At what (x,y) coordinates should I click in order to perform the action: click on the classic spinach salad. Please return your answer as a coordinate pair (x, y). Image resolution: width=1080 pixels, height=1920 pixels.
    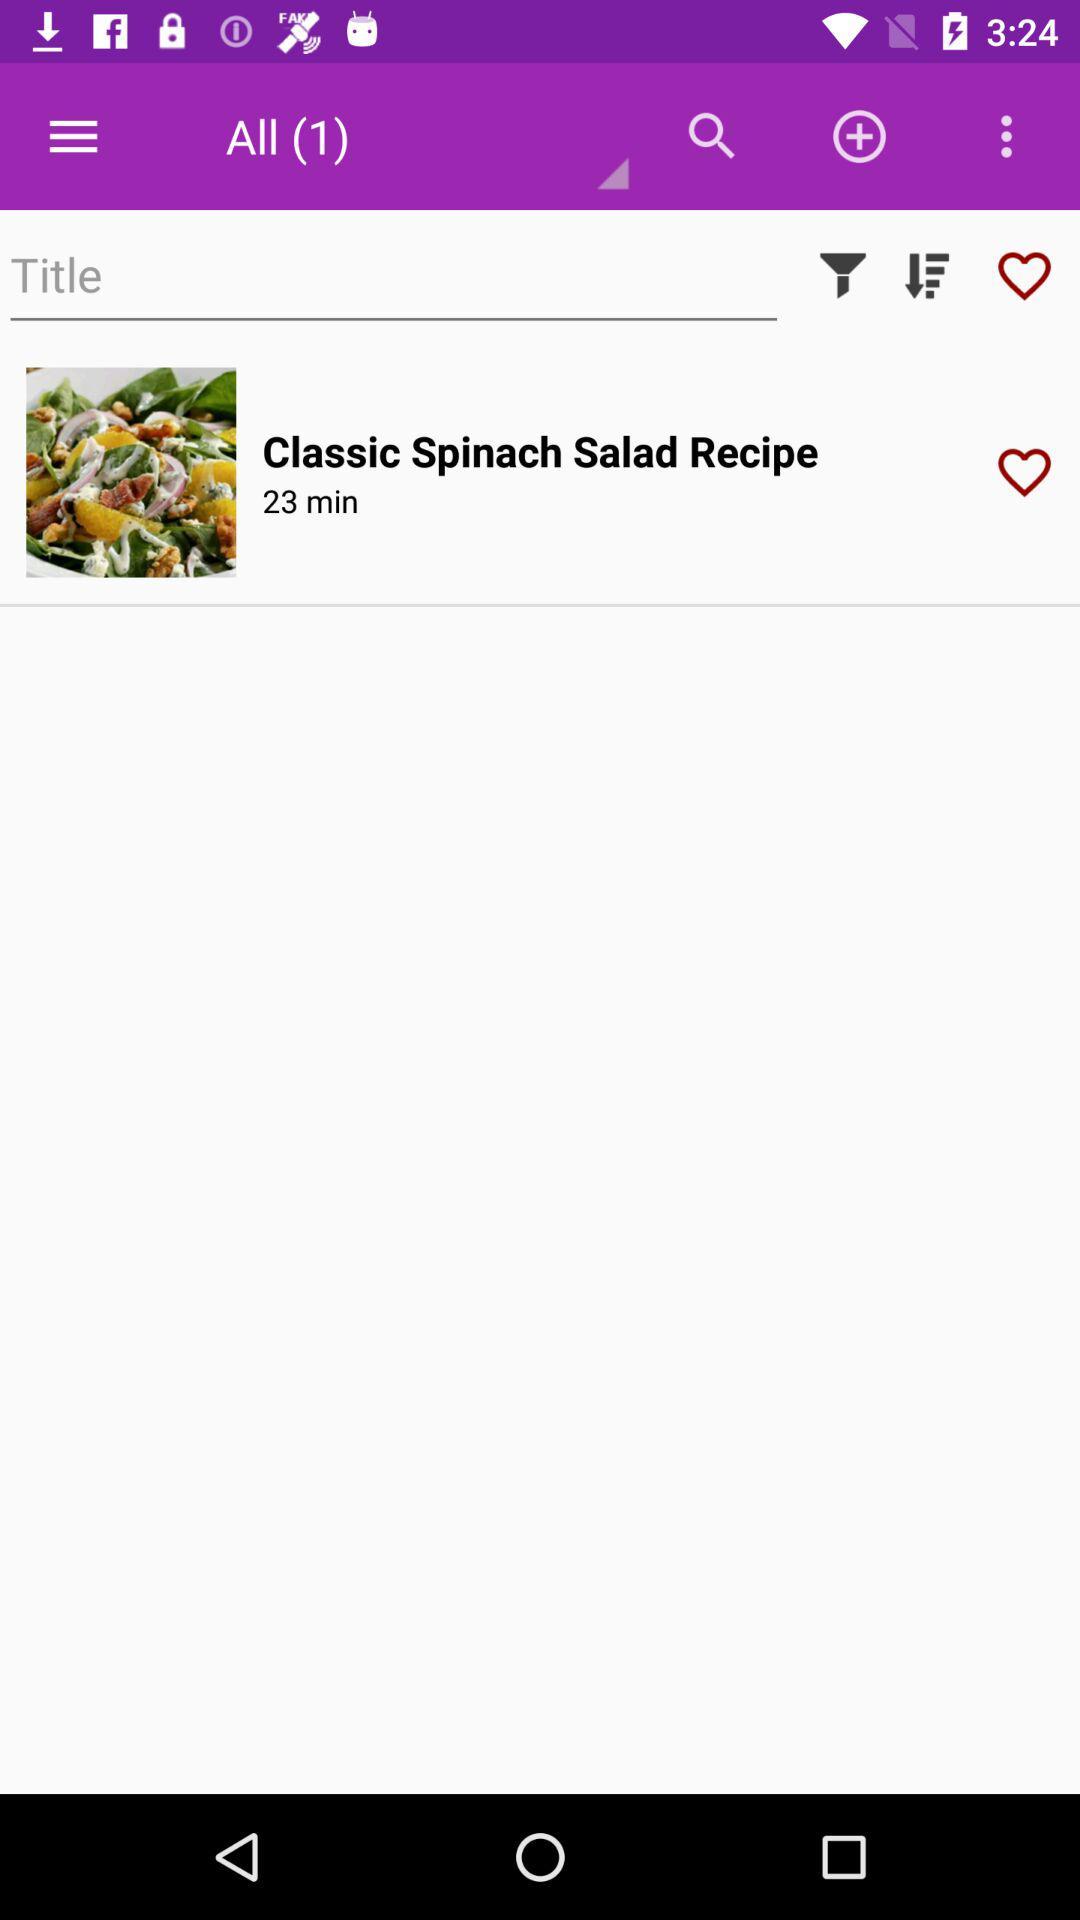
    Looking at the image, I should click on (540, 449).